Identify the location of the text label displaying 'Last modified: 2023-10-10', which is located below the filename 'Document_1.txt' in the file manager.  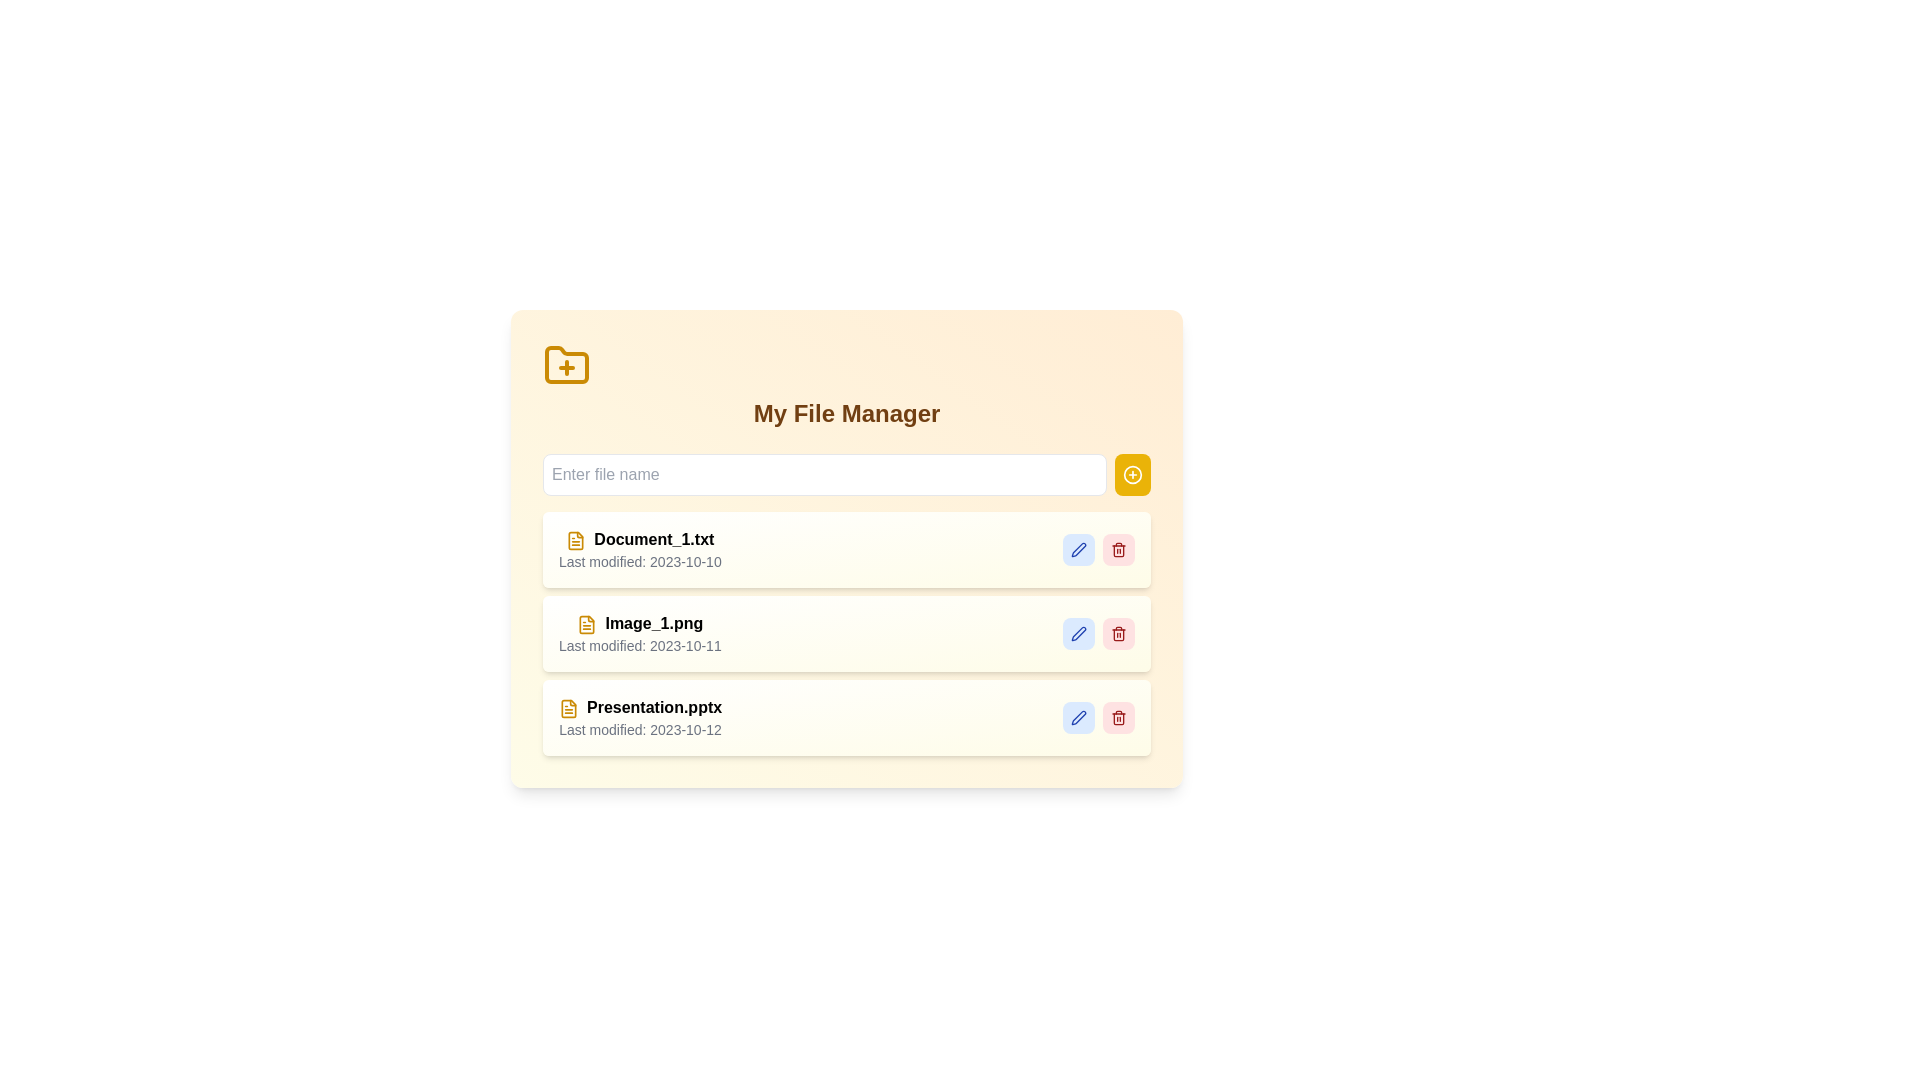
(640, 562).